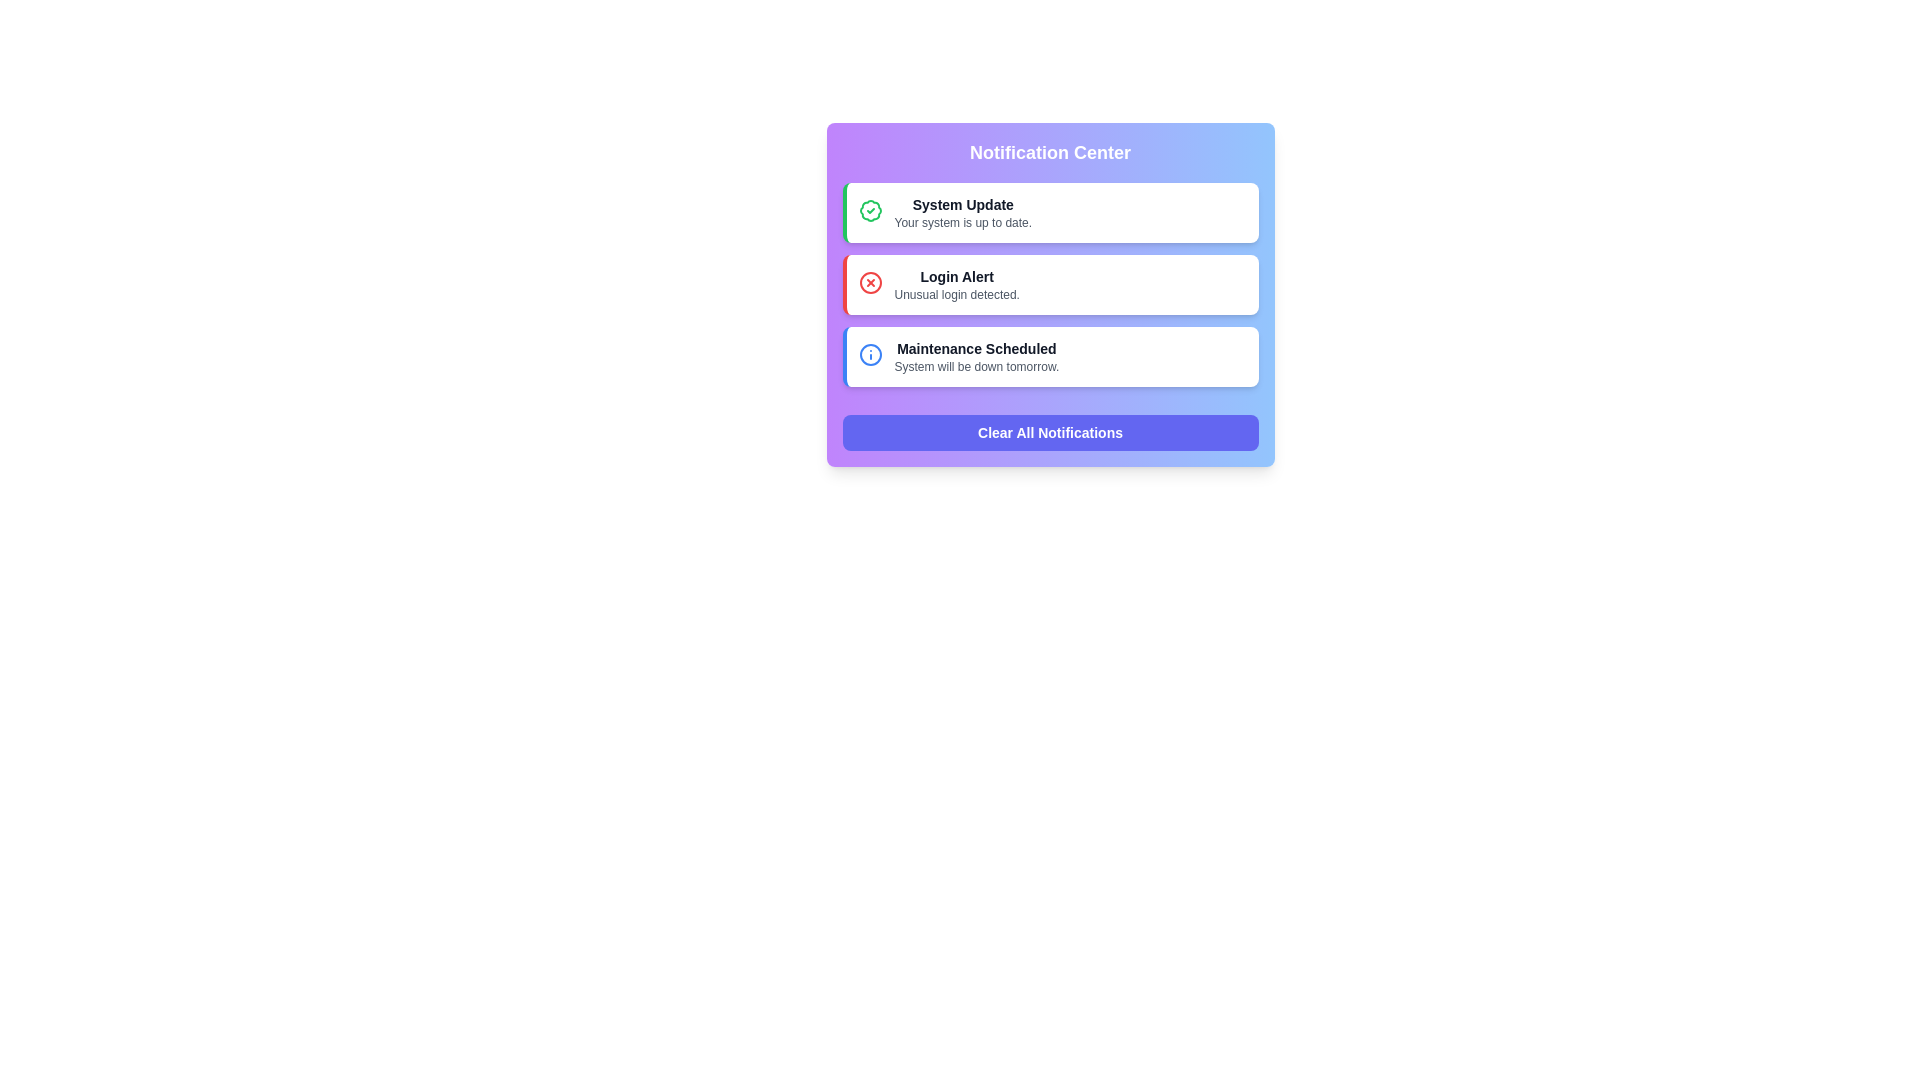 The image size is (1920, 1080). Describe the element at coordinates (870, 282) in the screenshot. I see `the circular red 'X' icon with a red border, associated with the 'Login Alert' notification` at that location.